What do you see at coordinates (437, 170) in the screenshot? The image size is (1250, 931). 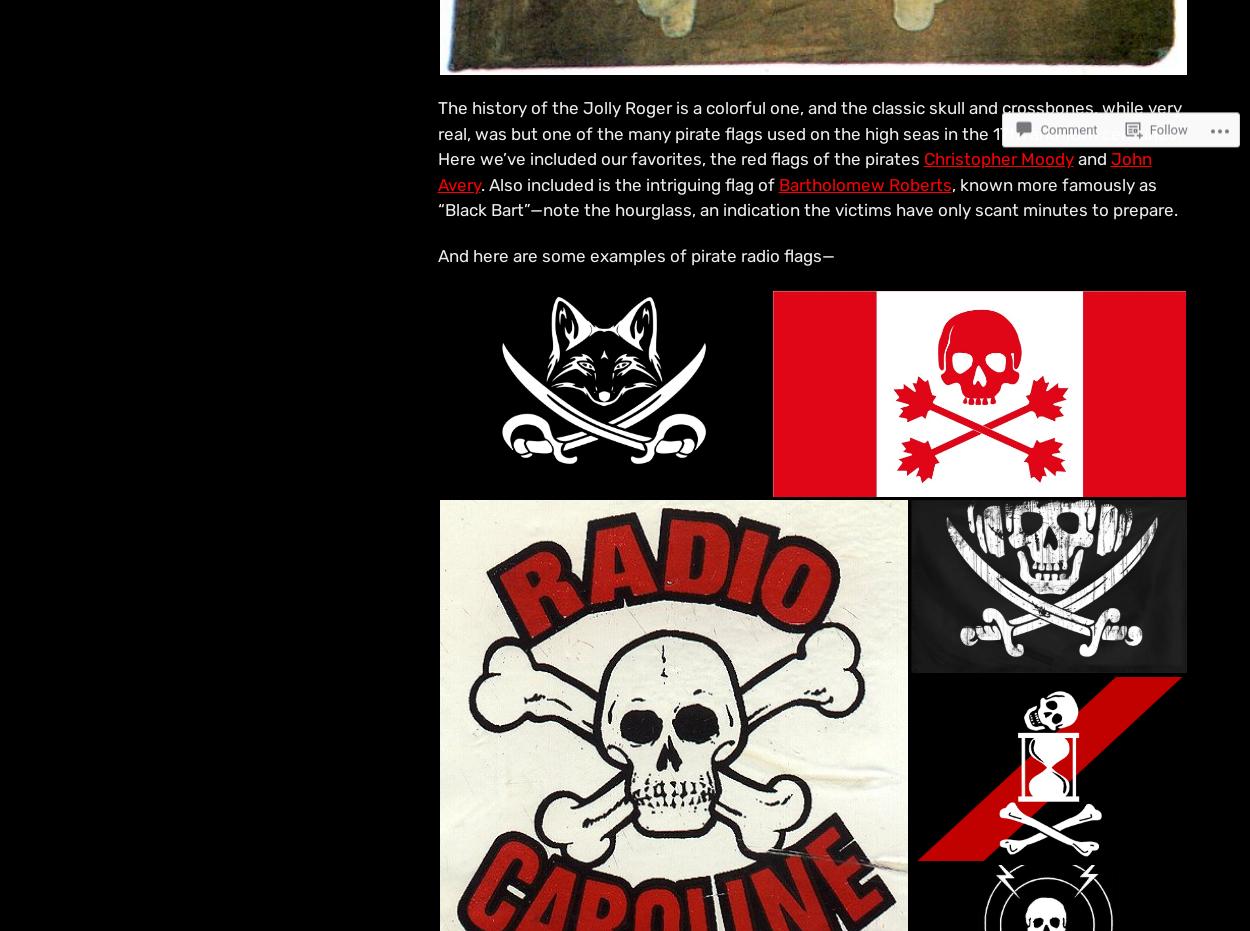 I see `'John Avery'` at bounding box center [437, 170].